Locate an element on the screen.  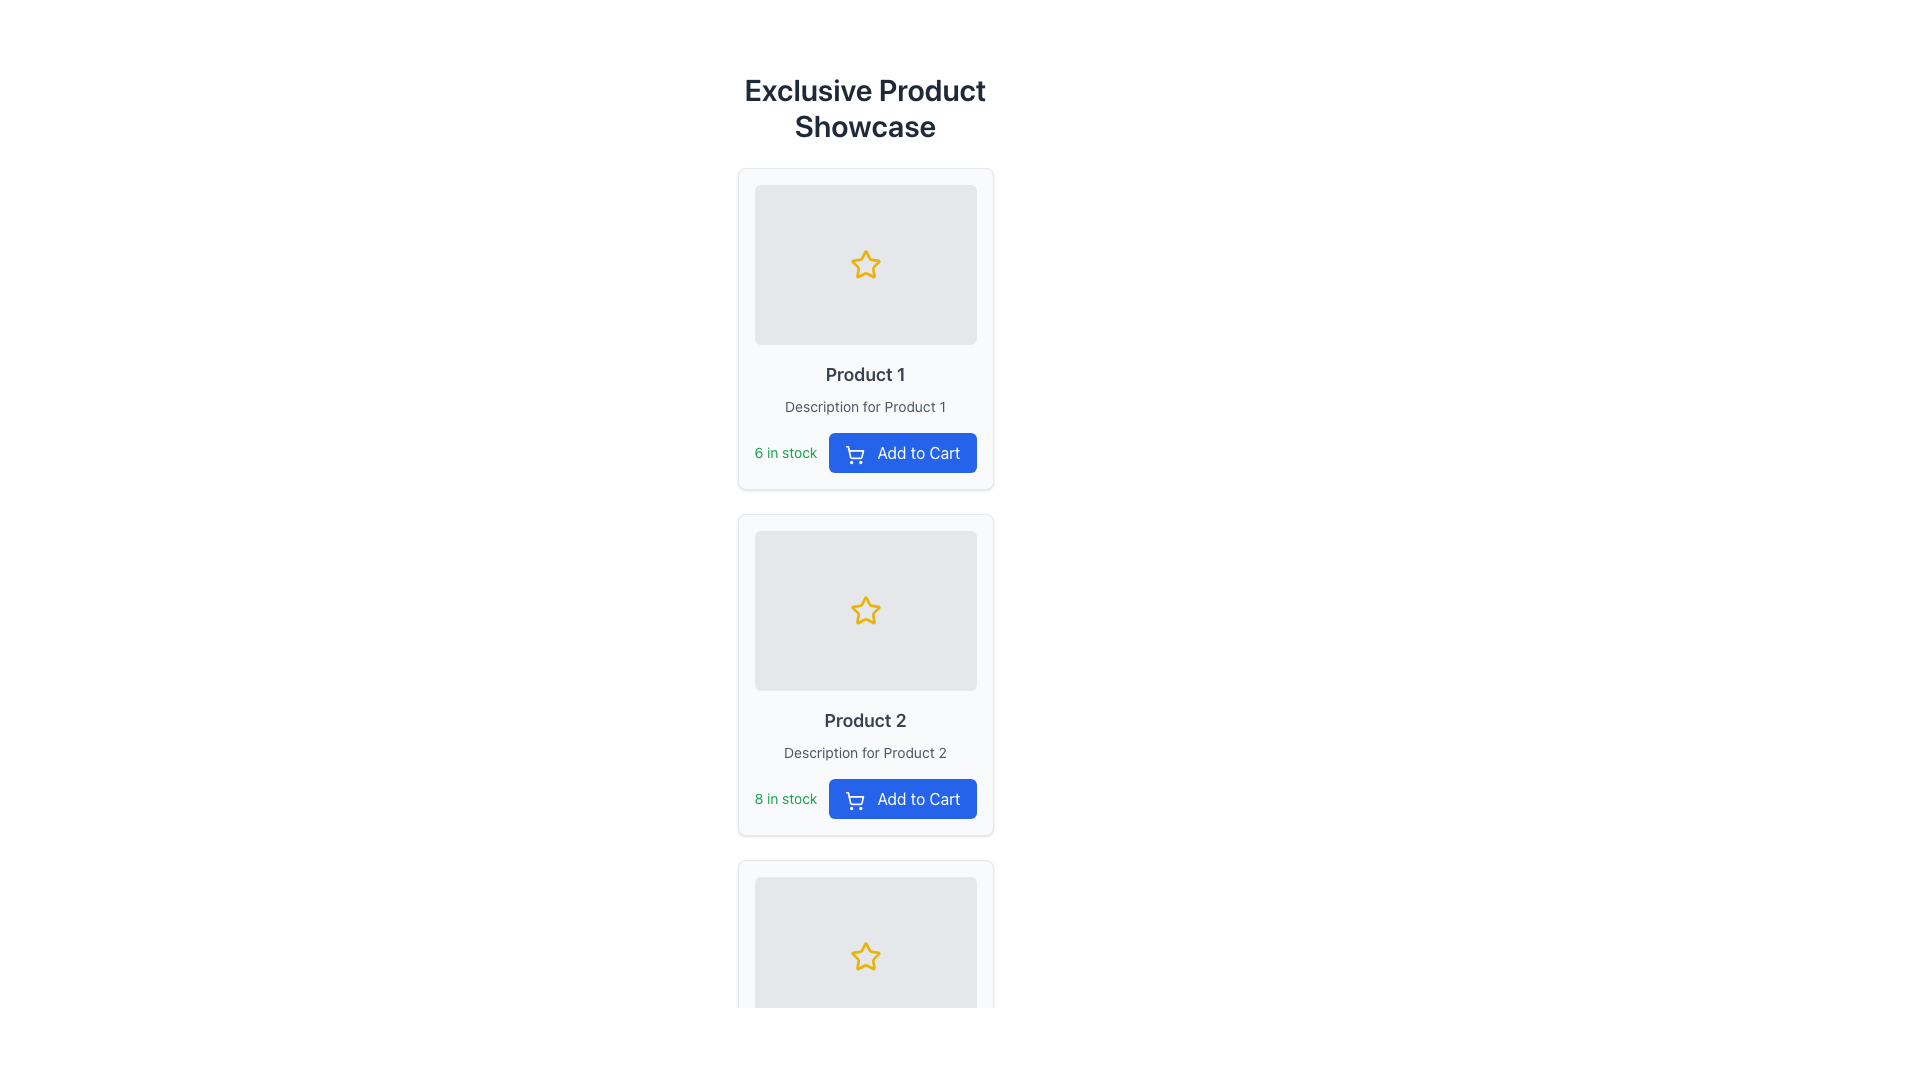
the 'Product 1' text label is located at coordinates (865, 374).